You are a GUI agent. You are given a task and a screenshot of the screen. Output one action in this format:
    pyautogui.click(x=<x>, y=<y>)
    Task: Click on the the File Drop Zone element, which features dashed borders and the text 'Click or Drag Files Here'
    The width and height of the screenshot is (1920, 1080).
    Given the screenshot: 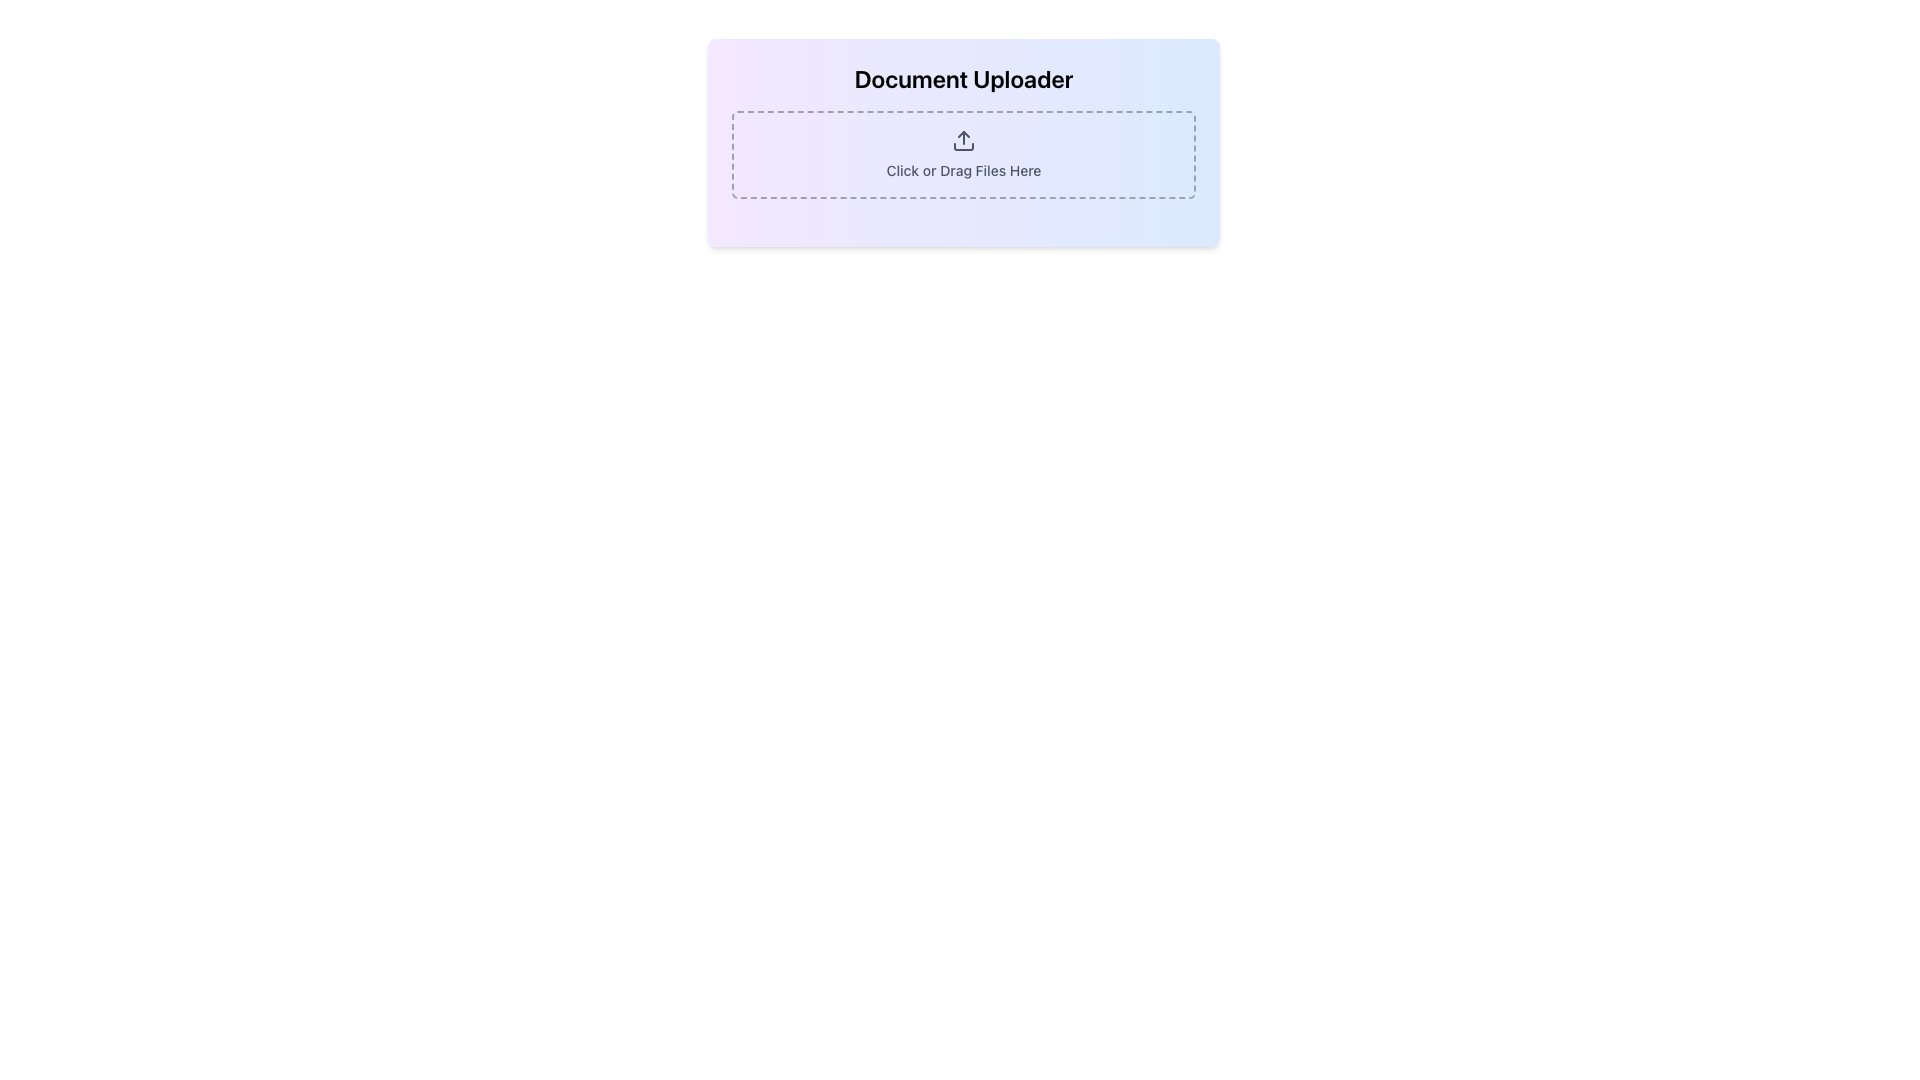 What is the action you would take?
    pyautogui.click(x=964, y=153)
    